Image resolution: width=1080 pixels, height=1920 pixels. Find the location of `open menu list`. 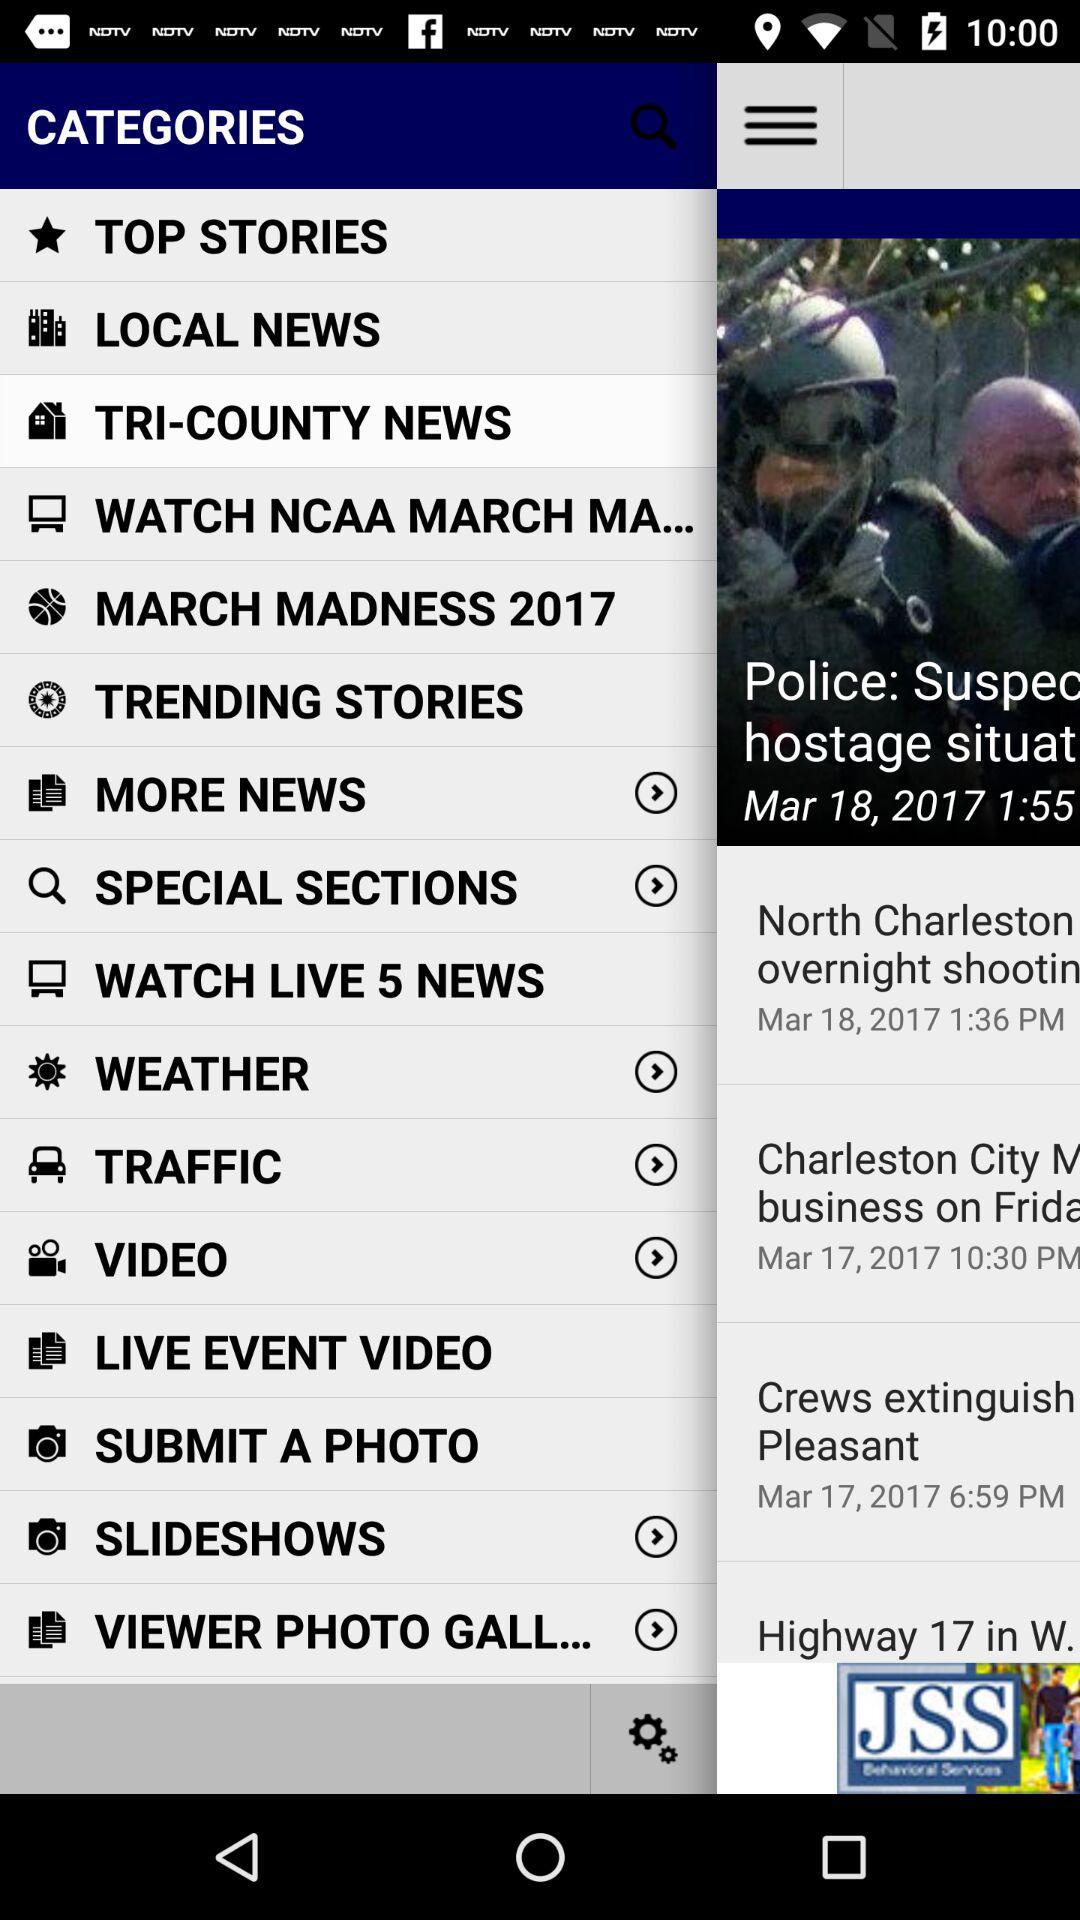

open menu list is located at coordinates (778, 124).